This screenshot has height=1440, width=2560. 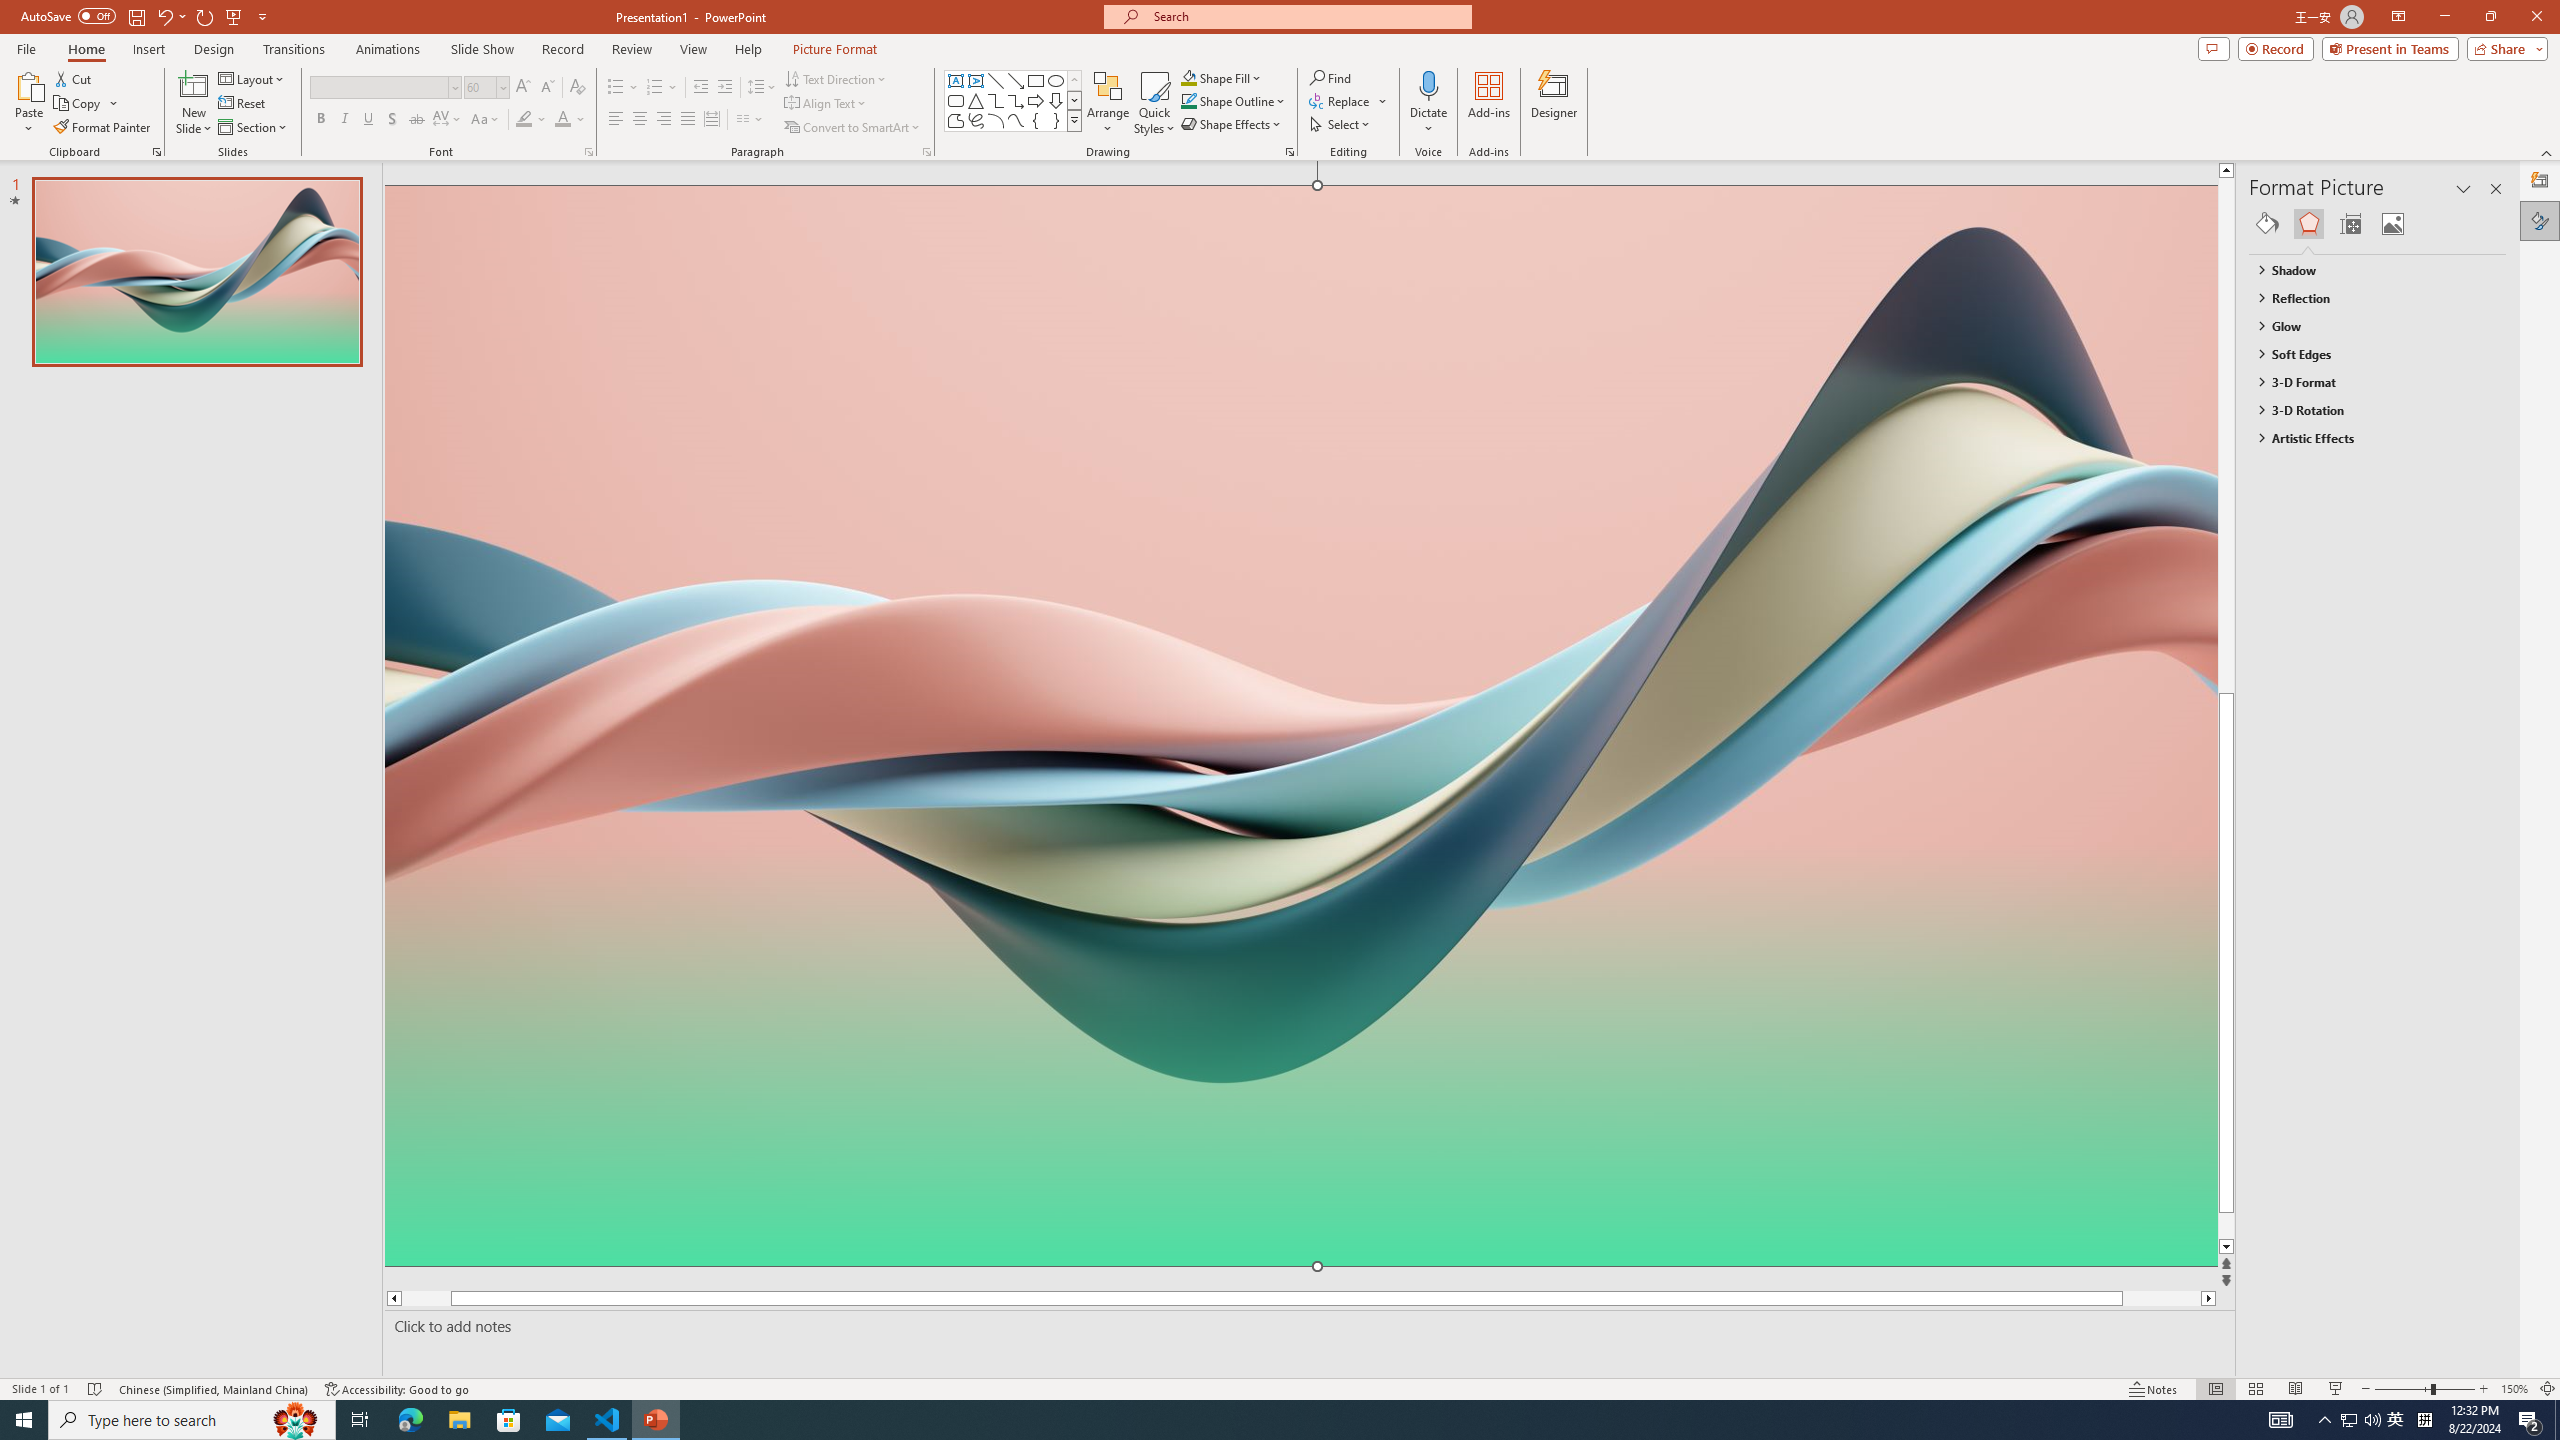 What do you see at coordinates (835, 49) in the screenshot?
I see `'Picture Format'` at bounding box center [835, 49].